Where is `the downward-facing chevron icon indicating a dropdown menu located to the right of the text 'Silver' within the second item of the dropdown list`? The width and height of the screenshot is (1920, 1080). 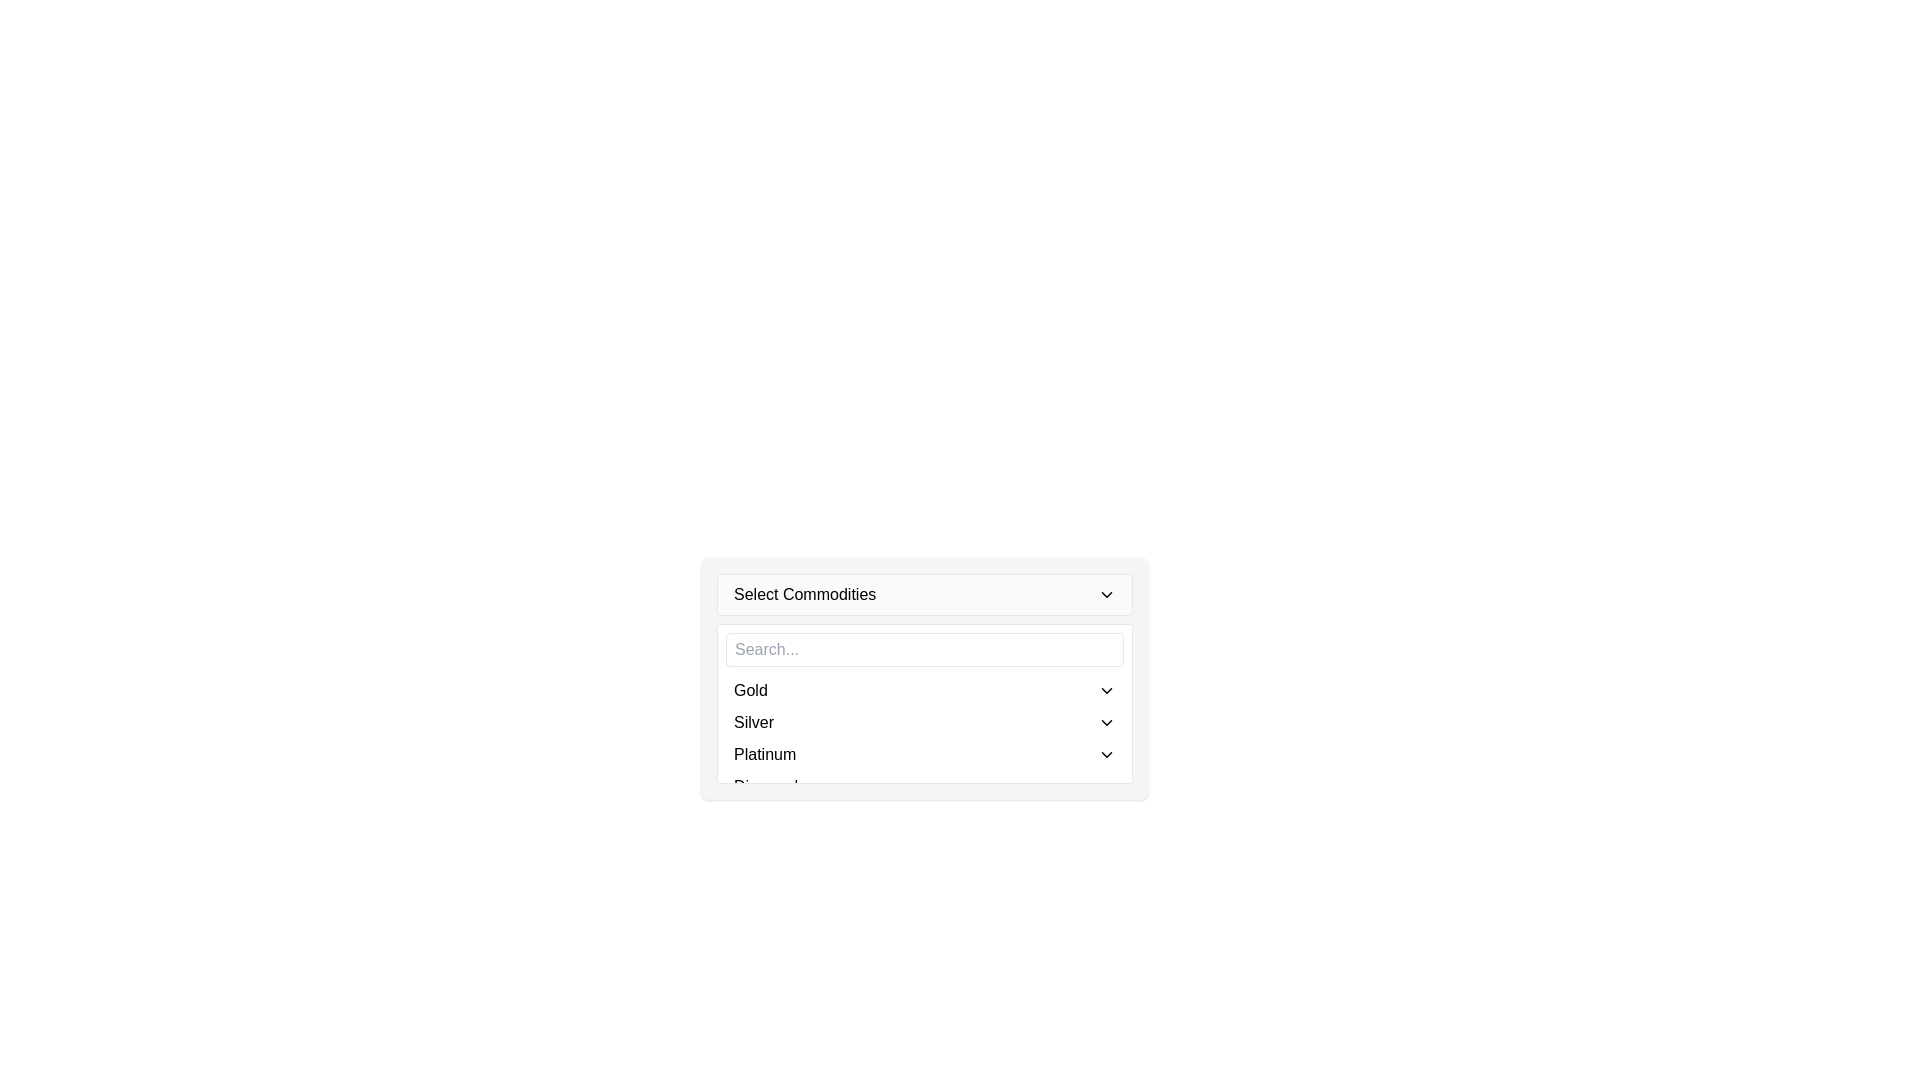 the downward-facing chevron icon indicating a dropdown menu located to the right of the text 'Silver' within the second item of the dropdown list is located at coordinates (1106, 722).